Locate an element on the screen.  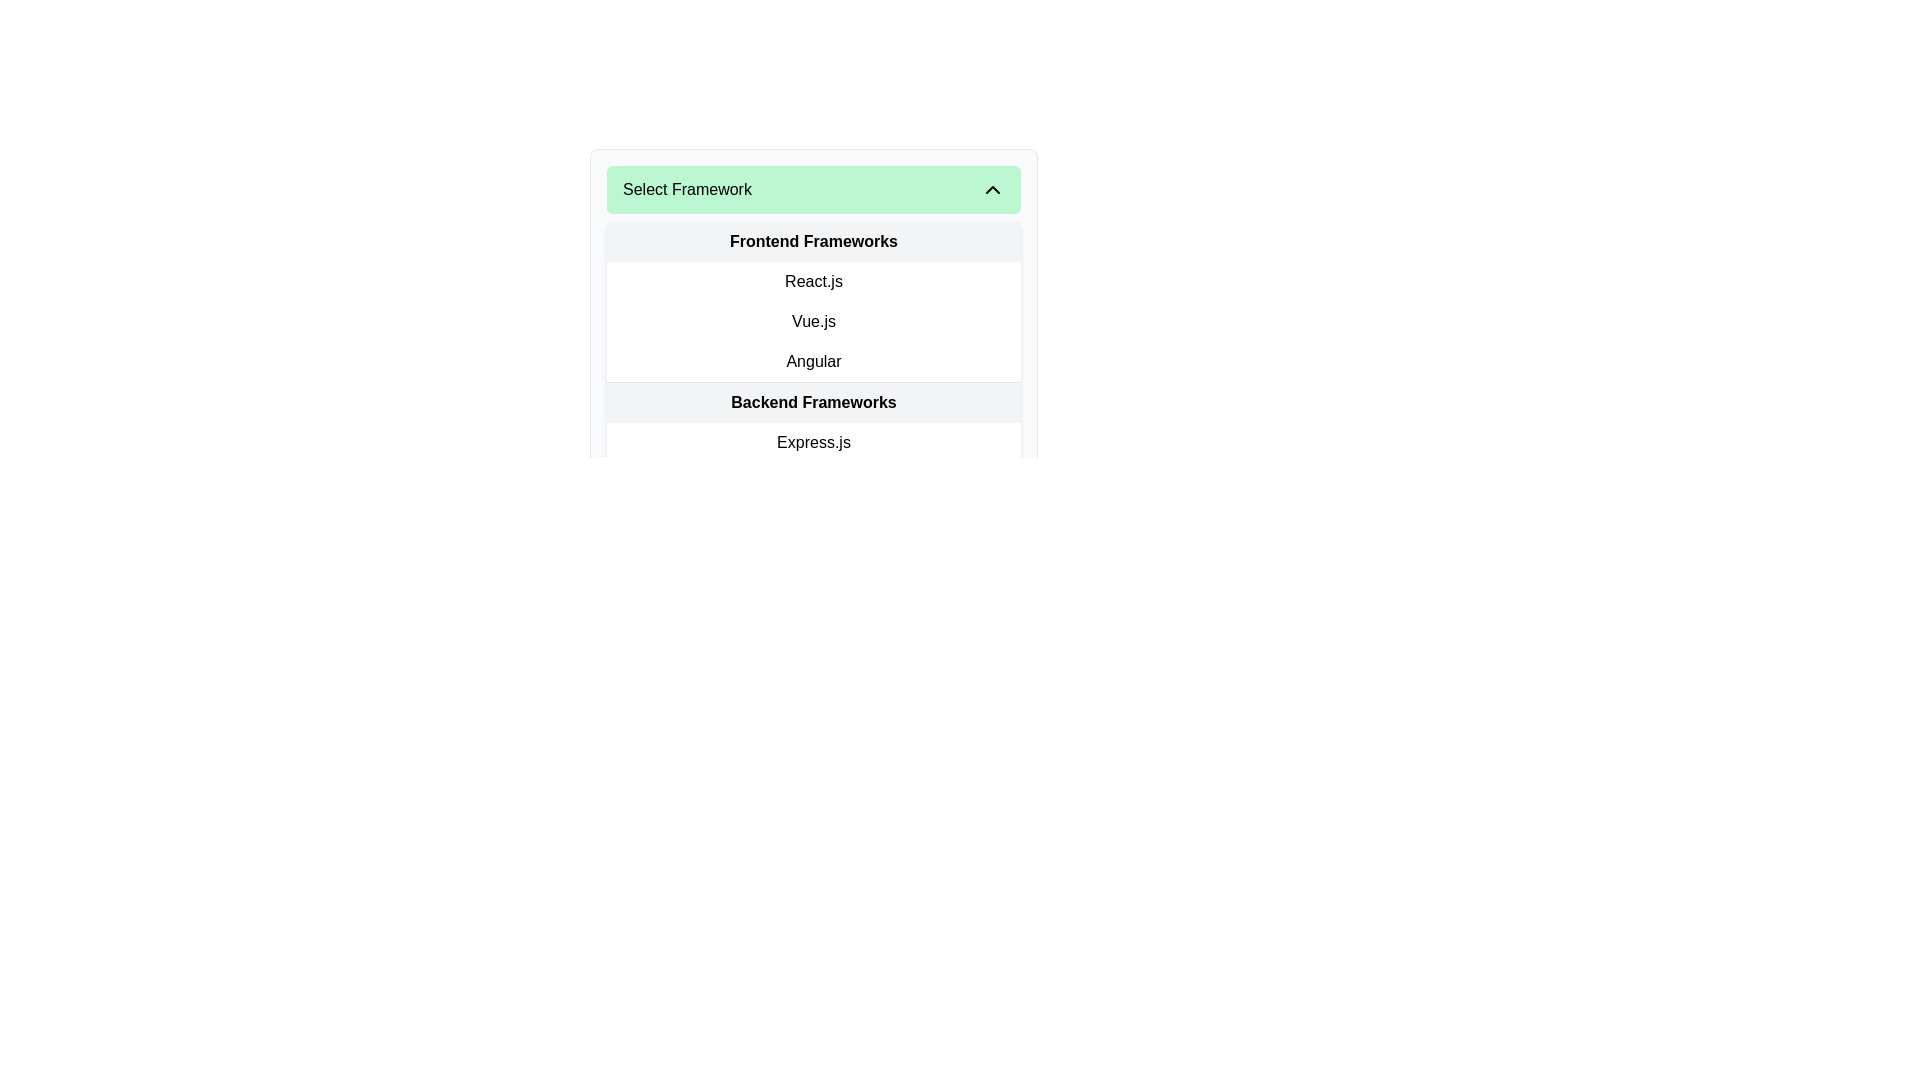
the 'Vue.js' option in the CategorizedList located beneath the 'Select Framework' dropdown is located at coordinates (814, 301).